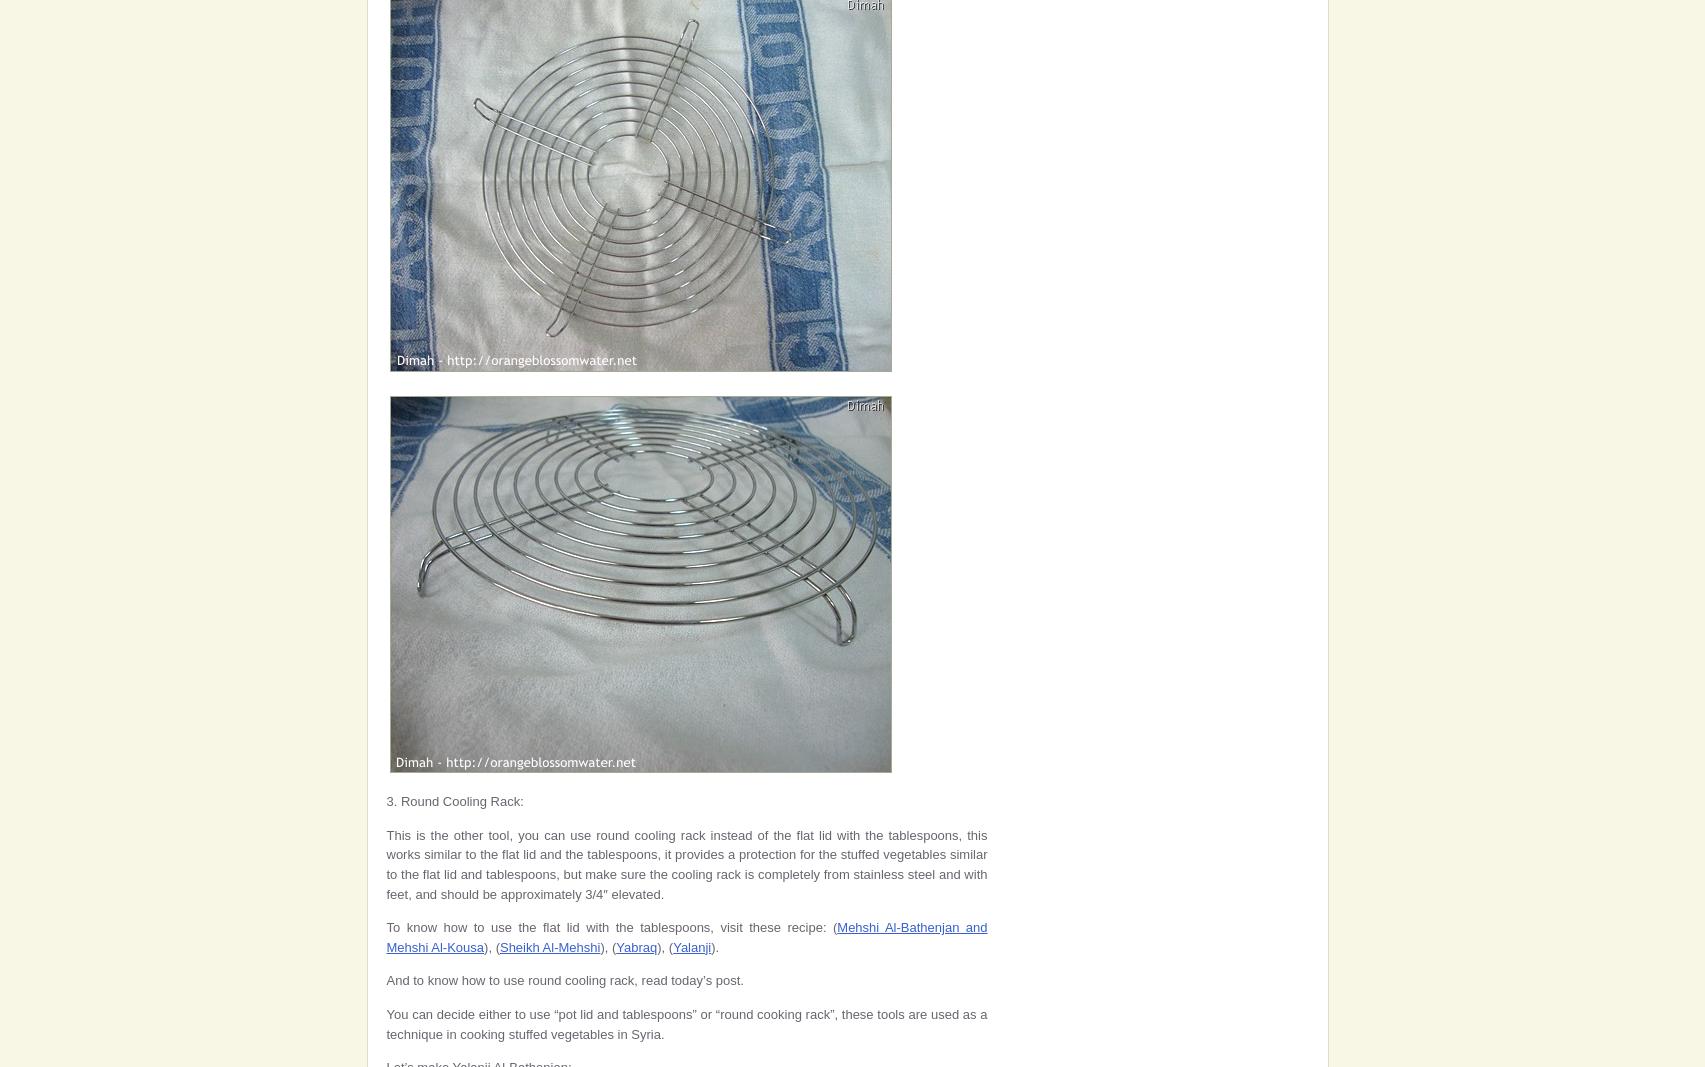 This screenshot has width=1705, height=1067. What do you see at coordinates (498, 946) in the screenshot?
I see `'Sheikh Al-Mehshi'` at bounding box center [498, 946].